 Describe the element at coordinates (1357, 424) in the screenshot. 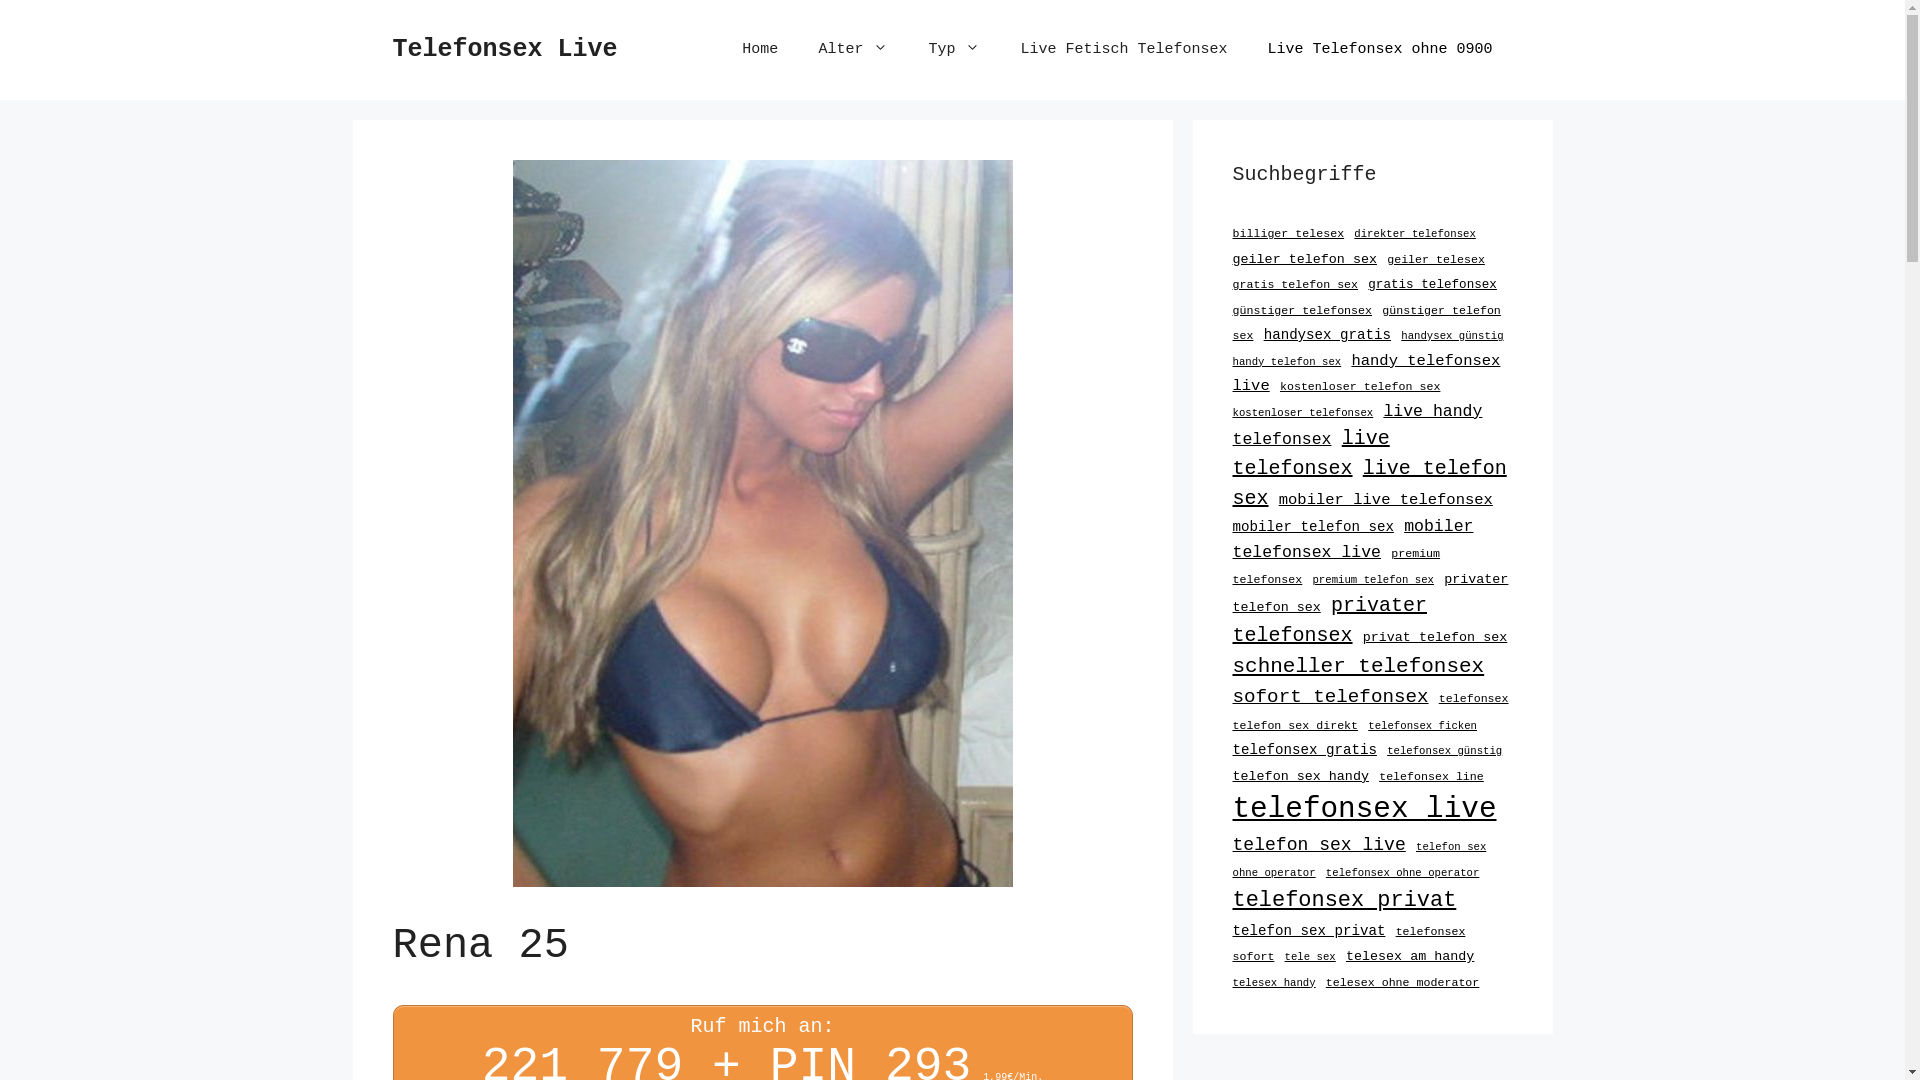

I see `'live handy telefonsex'` at that location.